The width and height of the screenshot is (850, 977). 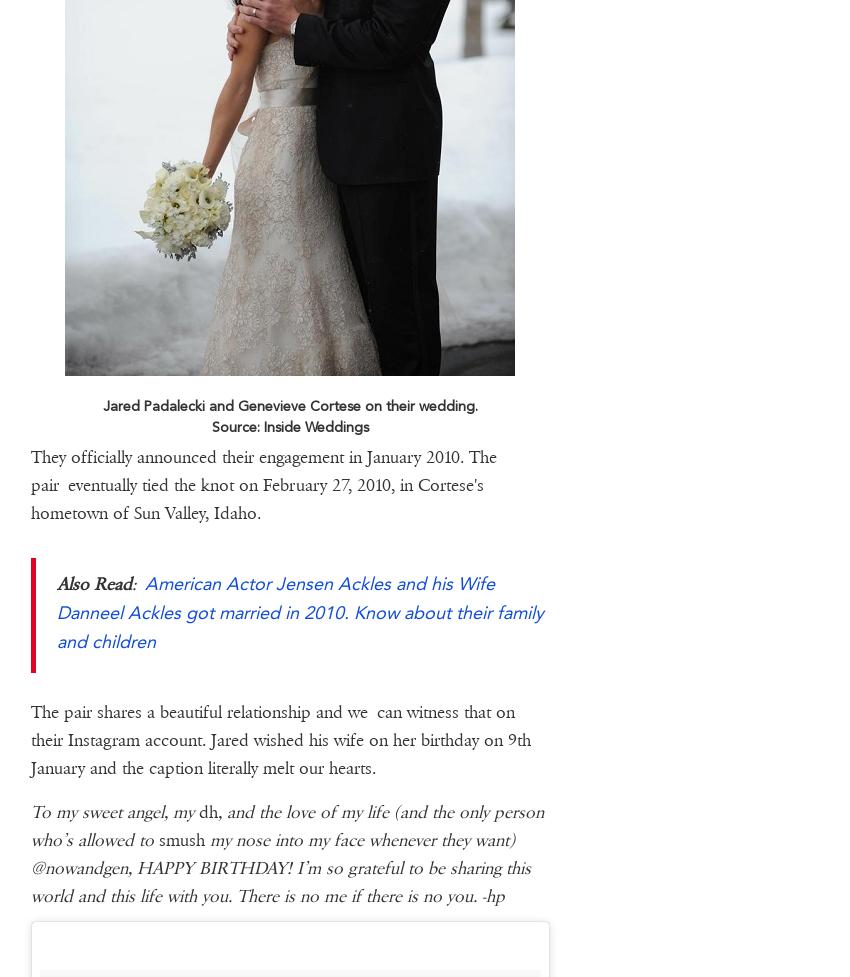 What do you see at coordinates (299, 610) in the screenshot?
I see `'American Actor Jensen Ackles and his Wife Danneel Ackles got married in 2010. Know about their family and children'` at bounding box center [299, 610].